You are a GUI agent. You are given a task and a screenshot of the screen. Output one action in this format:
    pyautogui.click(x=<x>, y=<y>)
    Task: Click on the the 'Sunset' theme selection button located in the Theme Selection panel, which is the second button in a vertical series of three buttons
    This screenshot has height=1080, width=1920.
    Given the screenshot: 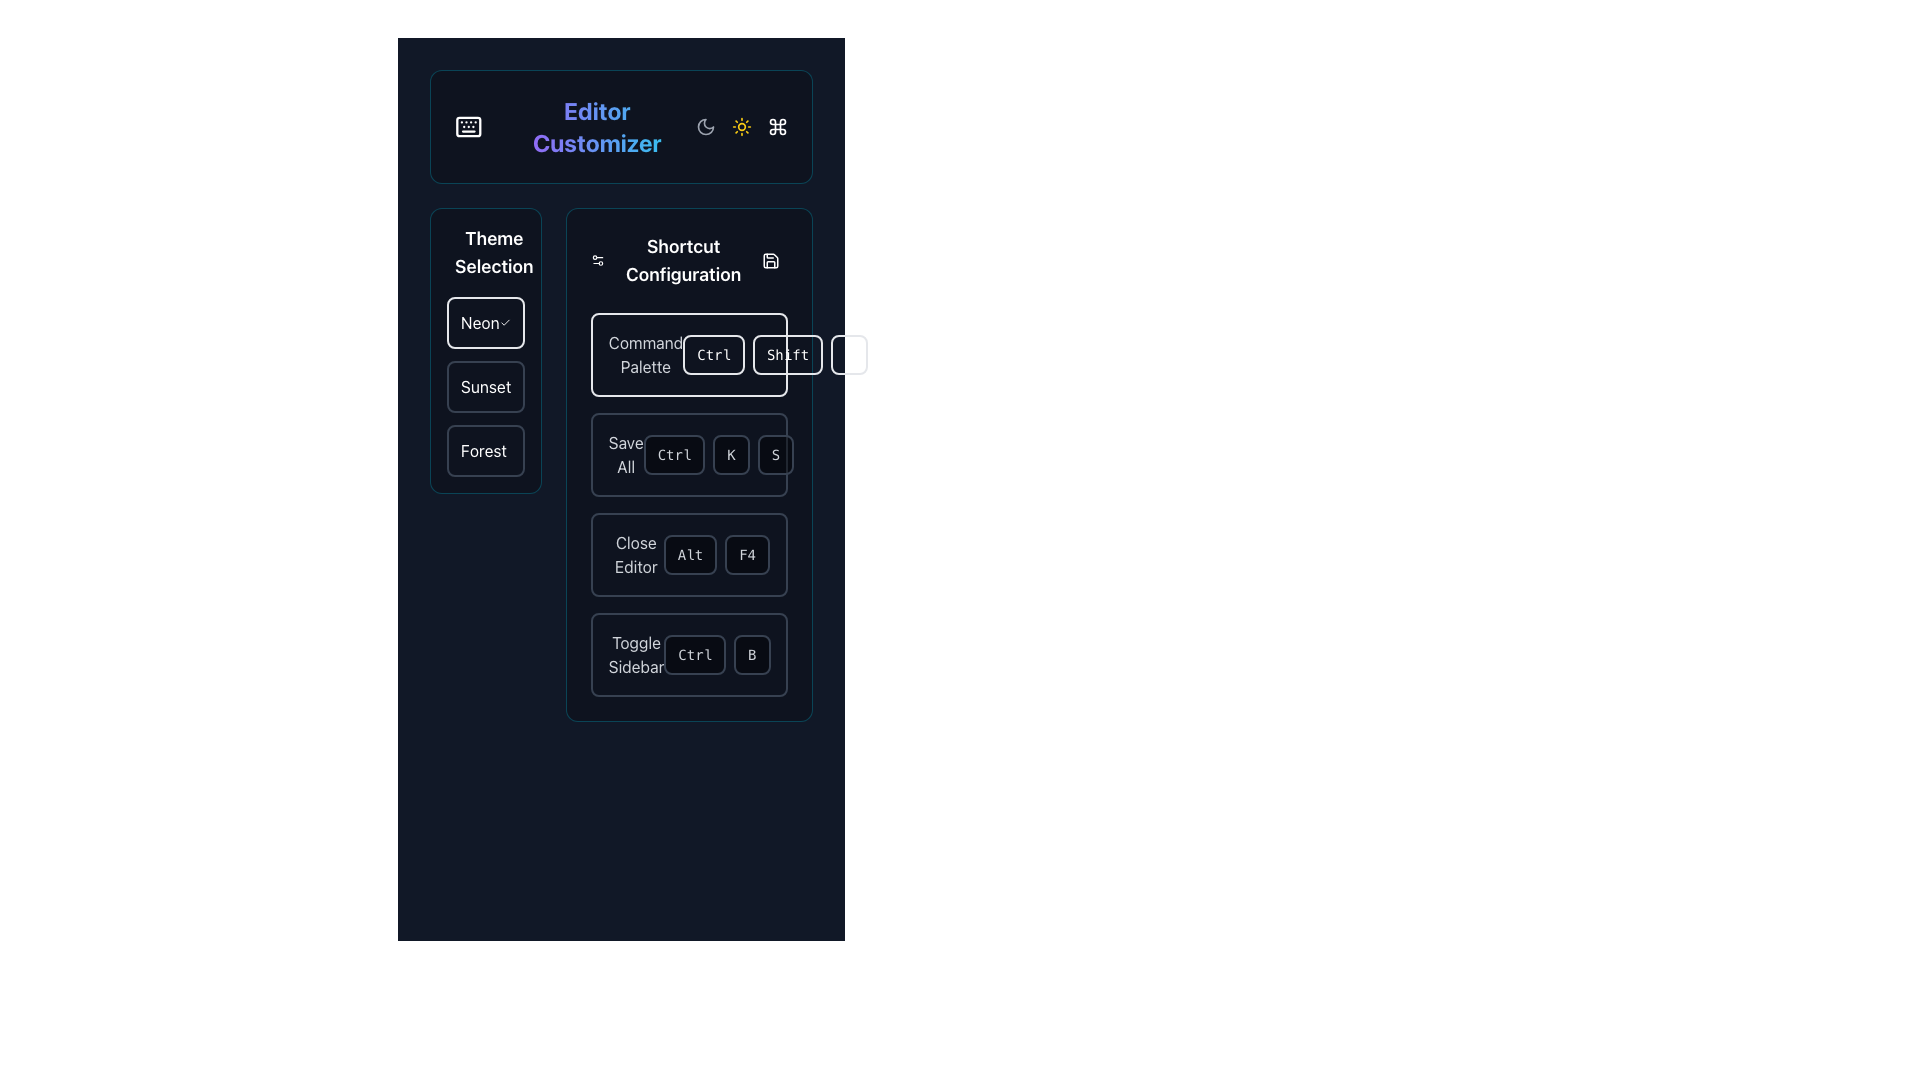 What is the action you would take?
    pyautogui.click(x=485, y=386)
    